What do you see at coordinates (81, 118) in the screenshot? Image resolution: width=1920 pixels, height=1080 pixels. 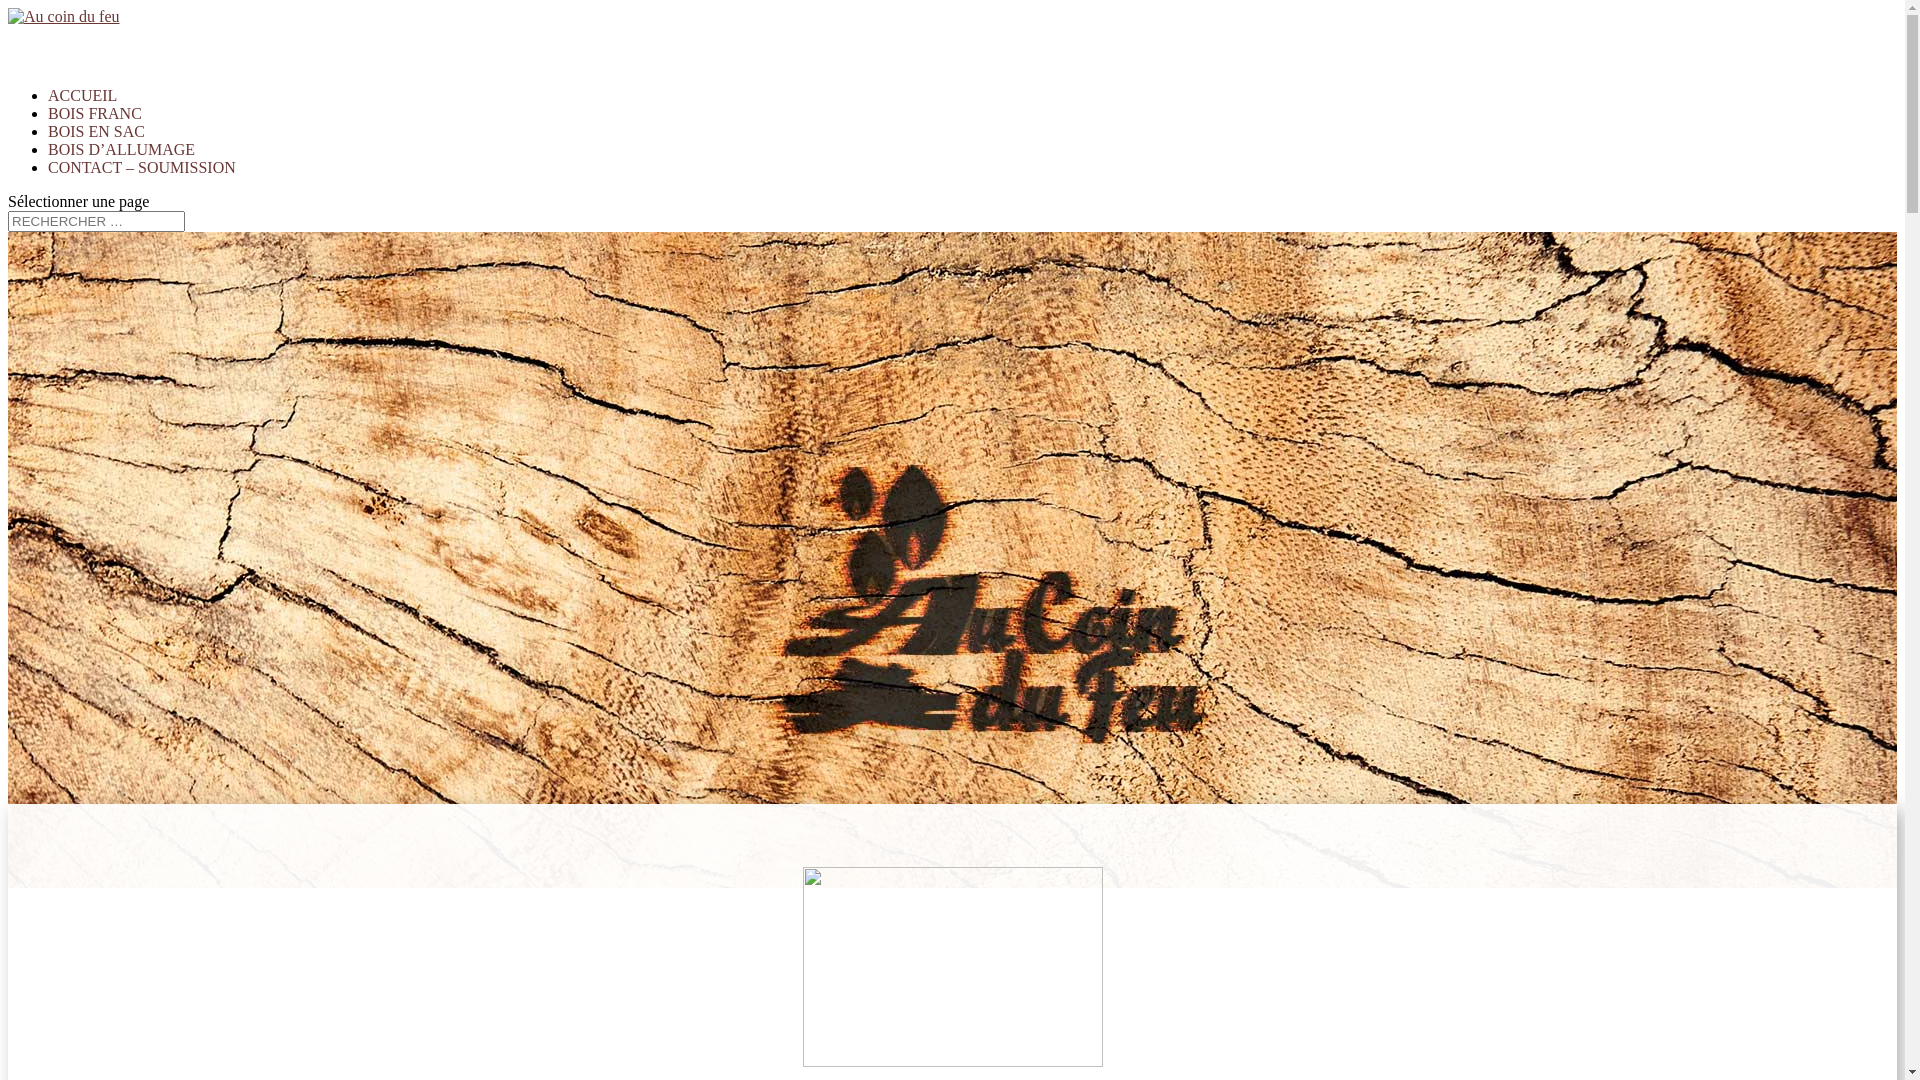 I see `'ACCUEIL'` at bounding box center [81, 118].